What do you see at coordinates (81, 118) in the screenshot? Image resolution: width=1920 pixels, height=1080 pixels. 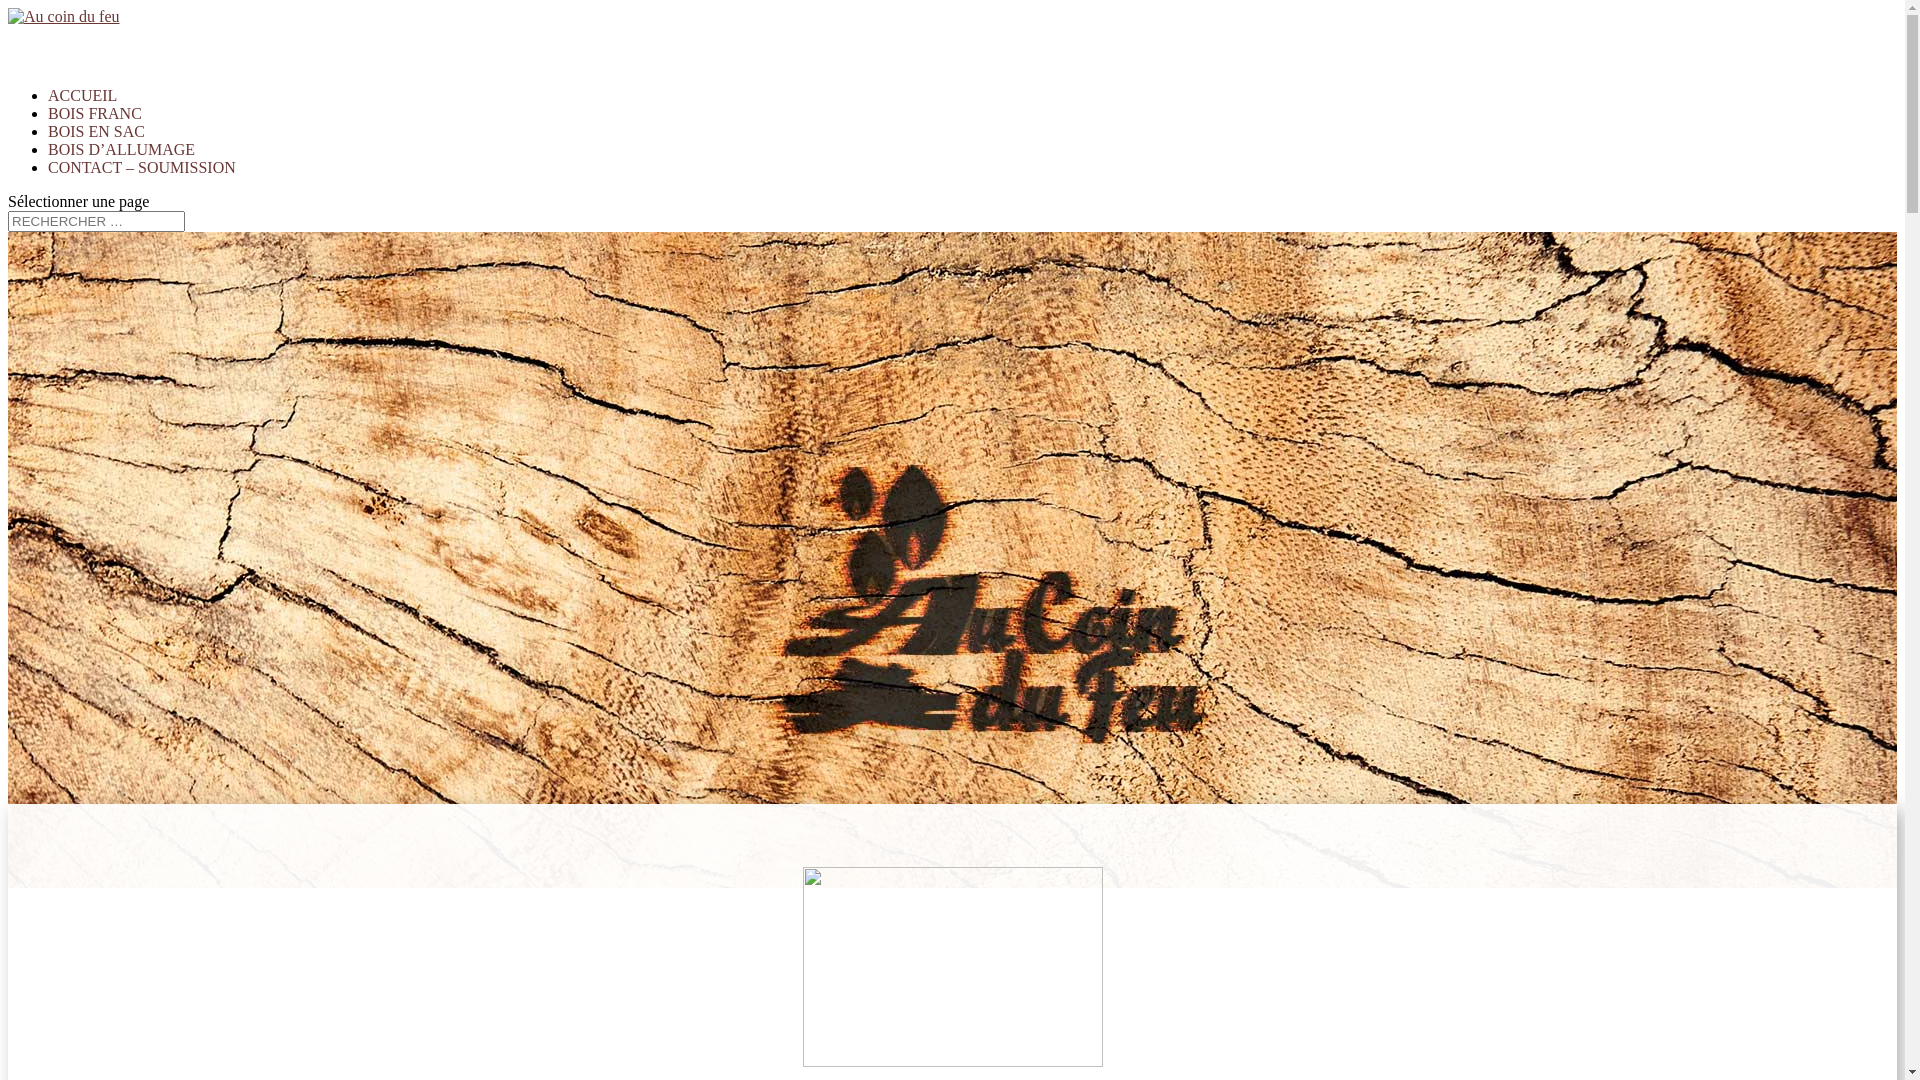 I see `'ACCUEIL'` at bounding box center [81, 118].